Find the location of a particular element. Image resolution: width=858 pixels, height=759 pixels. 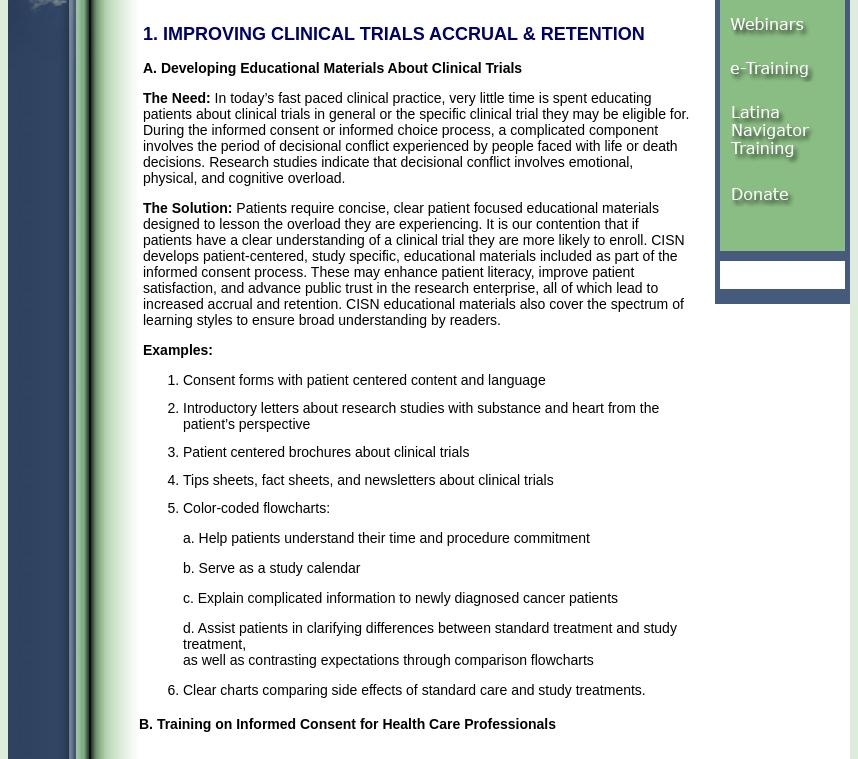

'Introductory letters about research studies with substance and heart from the patient’s perspective' is located at coordinates (420, 415).